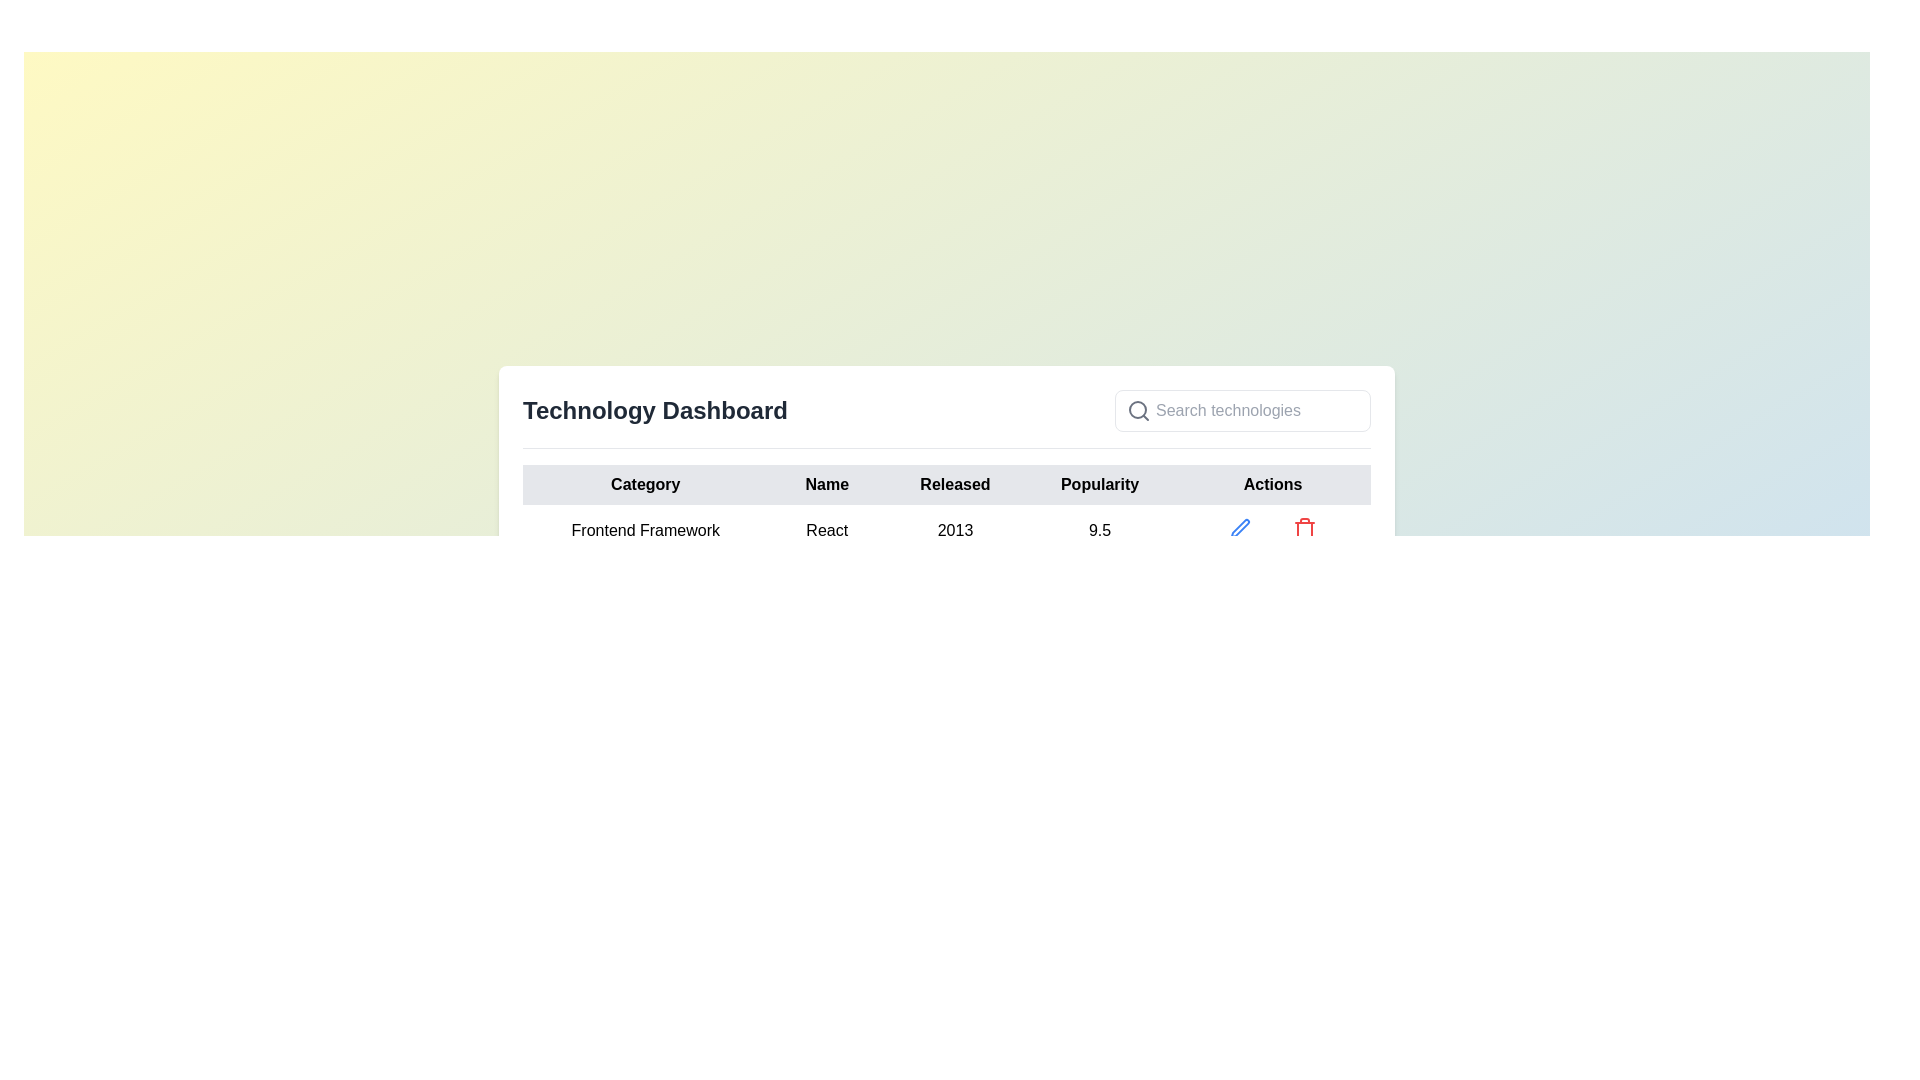 The image size is (1920, 1080). What do you see at coordinates (1137, 408) in the screenshot?
I see `the input box associated with the magnifying glass icon, identified by its central circular element located at the specified coordinates` at bounding box center [1137, 408].